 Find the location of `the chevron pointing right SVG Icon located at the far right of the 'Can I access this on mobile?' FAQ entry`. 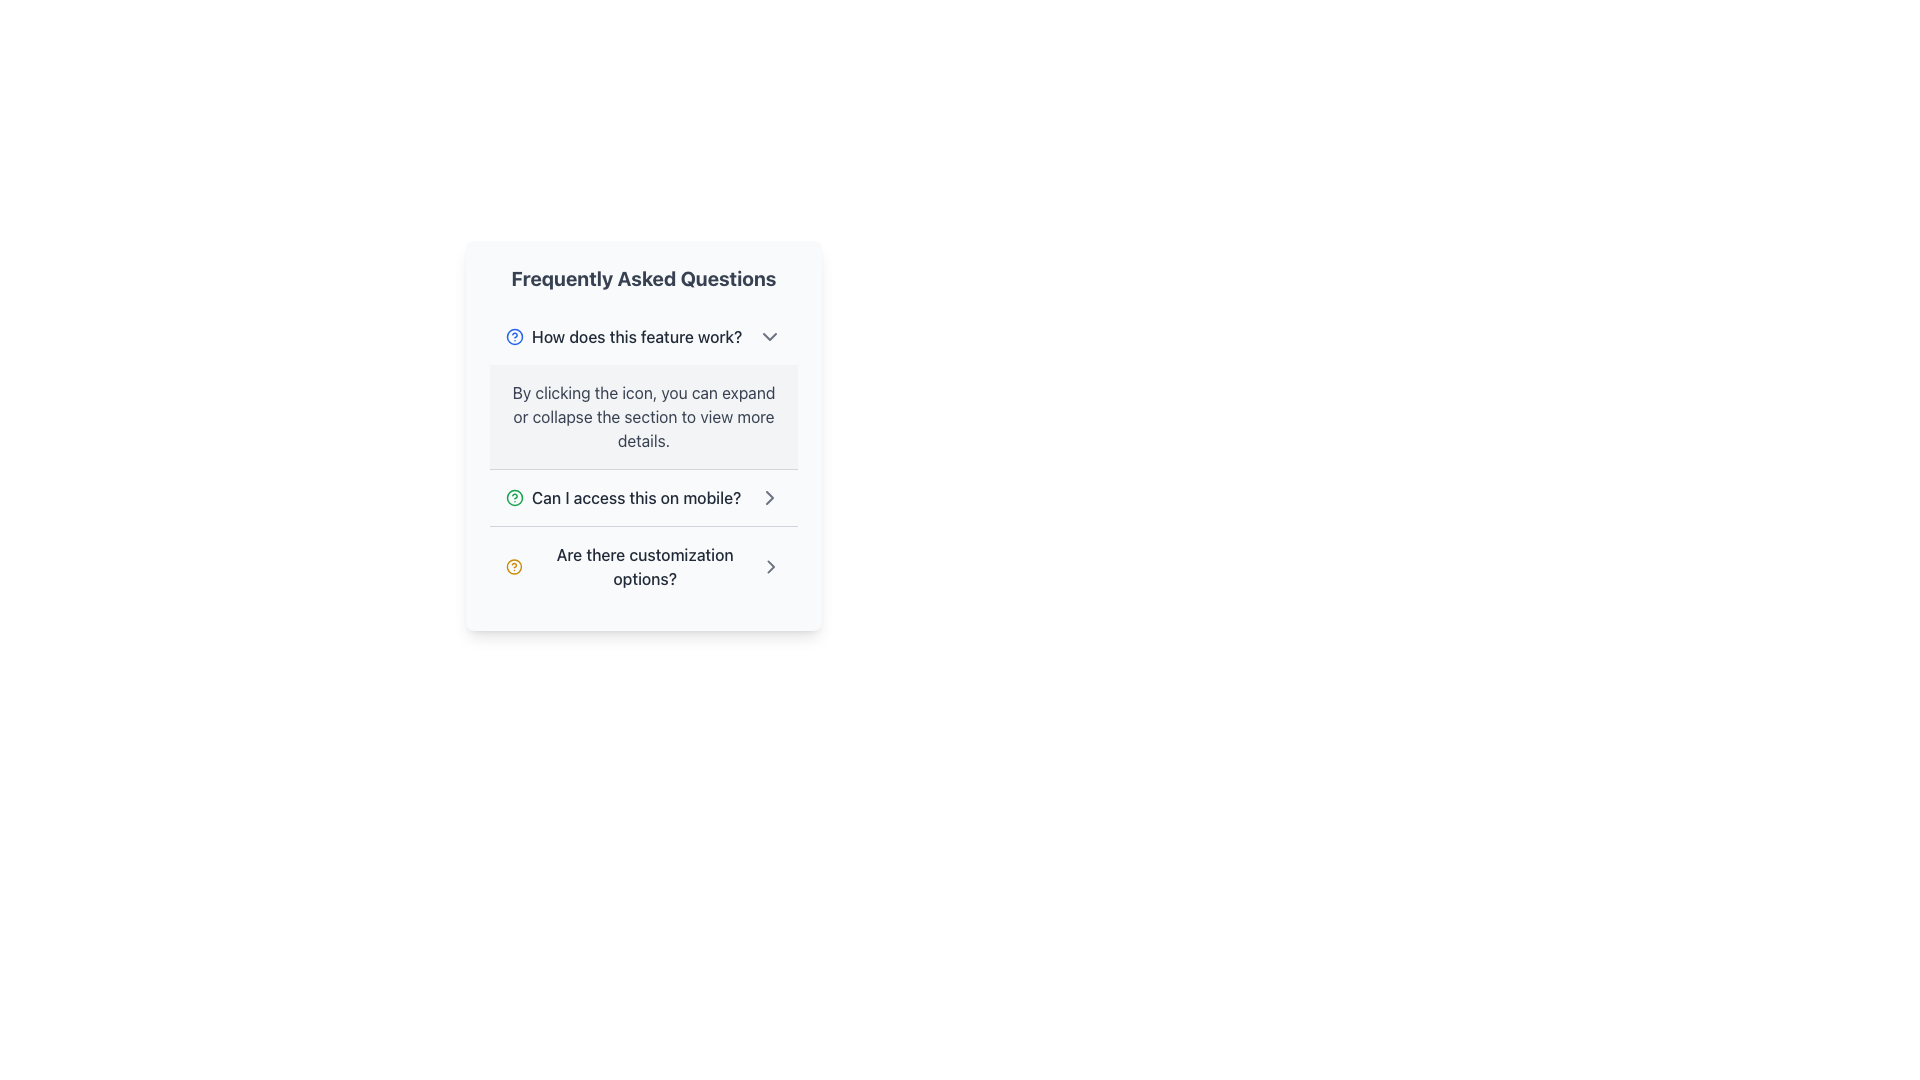

the chevron pointing right SVG Icon located at the far right of the 'Can I access this on mobile?' FAQ entry is located at coordinates (769, 567).